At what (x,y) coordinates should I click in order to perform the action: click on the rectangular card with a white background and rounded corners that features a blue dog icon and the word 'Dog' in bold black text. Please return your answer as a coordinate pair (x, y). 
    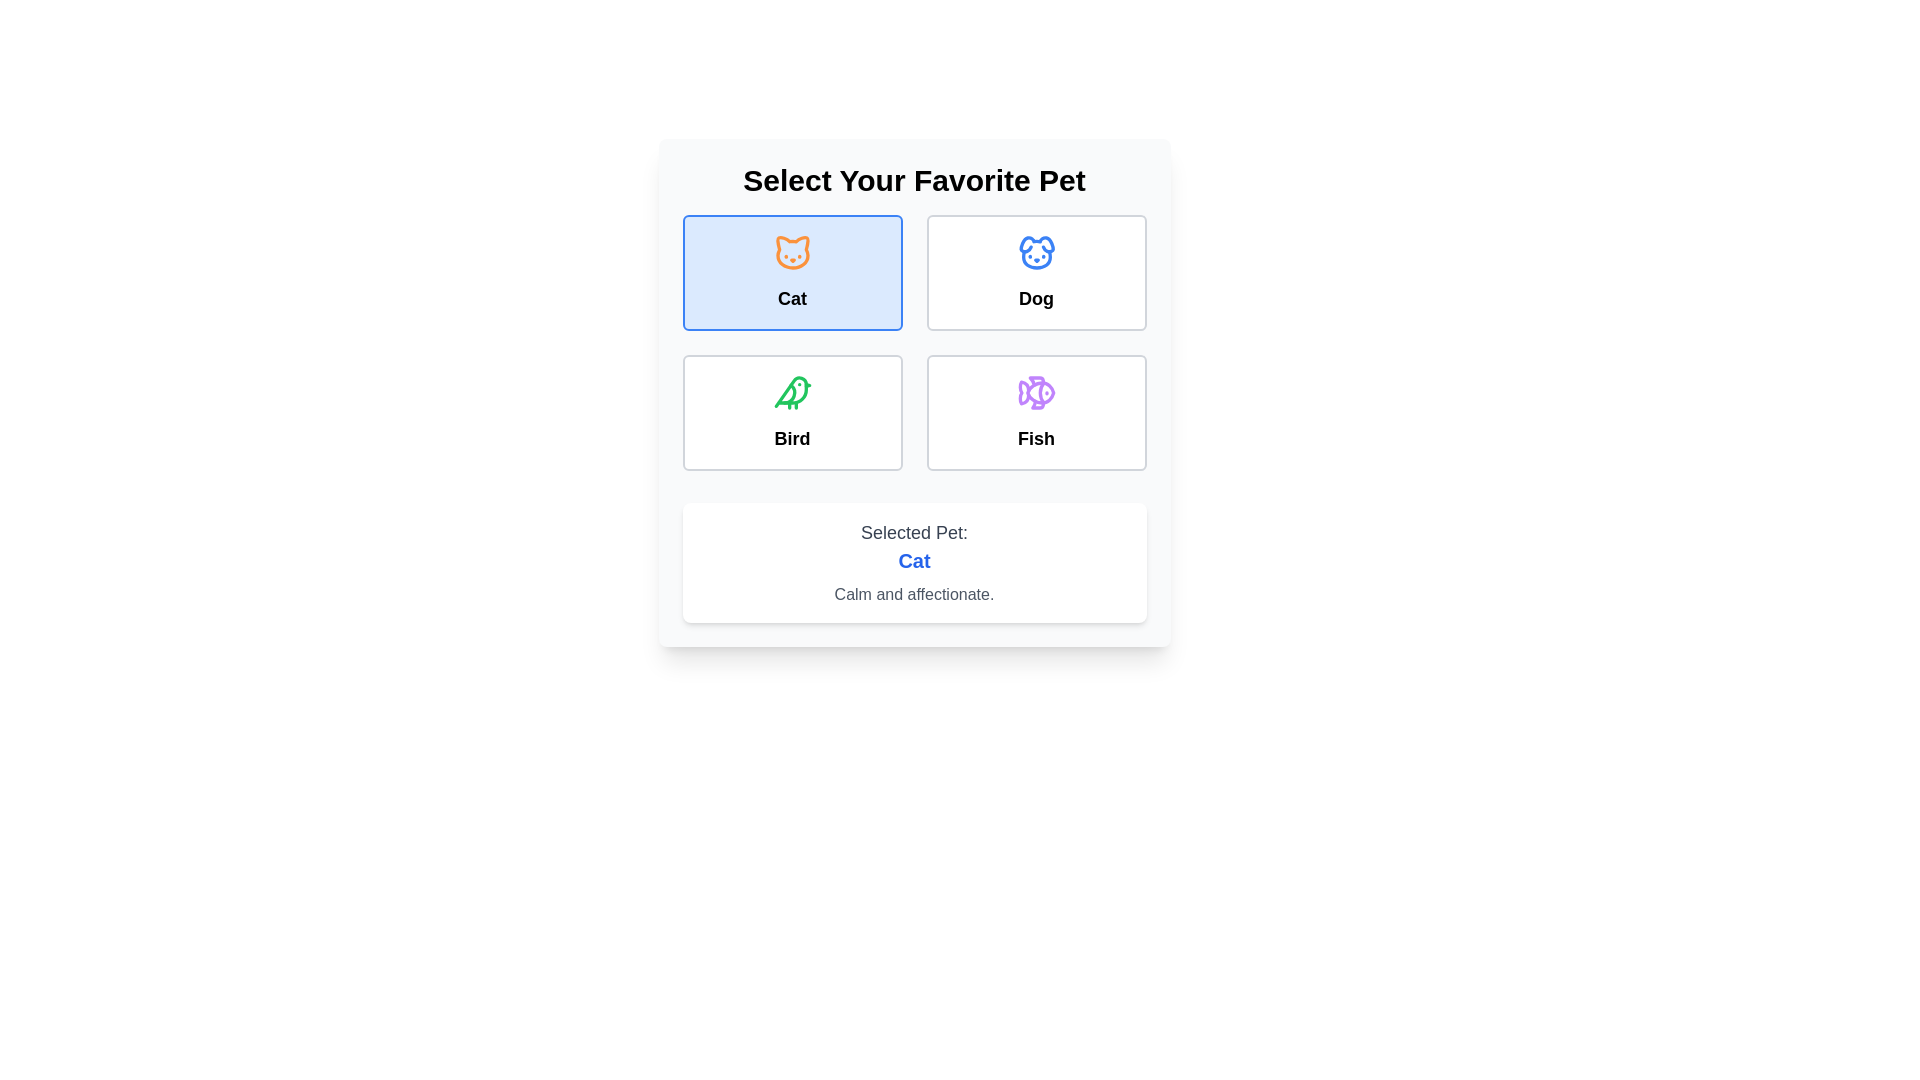
    Looking at the image, I should click on (1036, 273).